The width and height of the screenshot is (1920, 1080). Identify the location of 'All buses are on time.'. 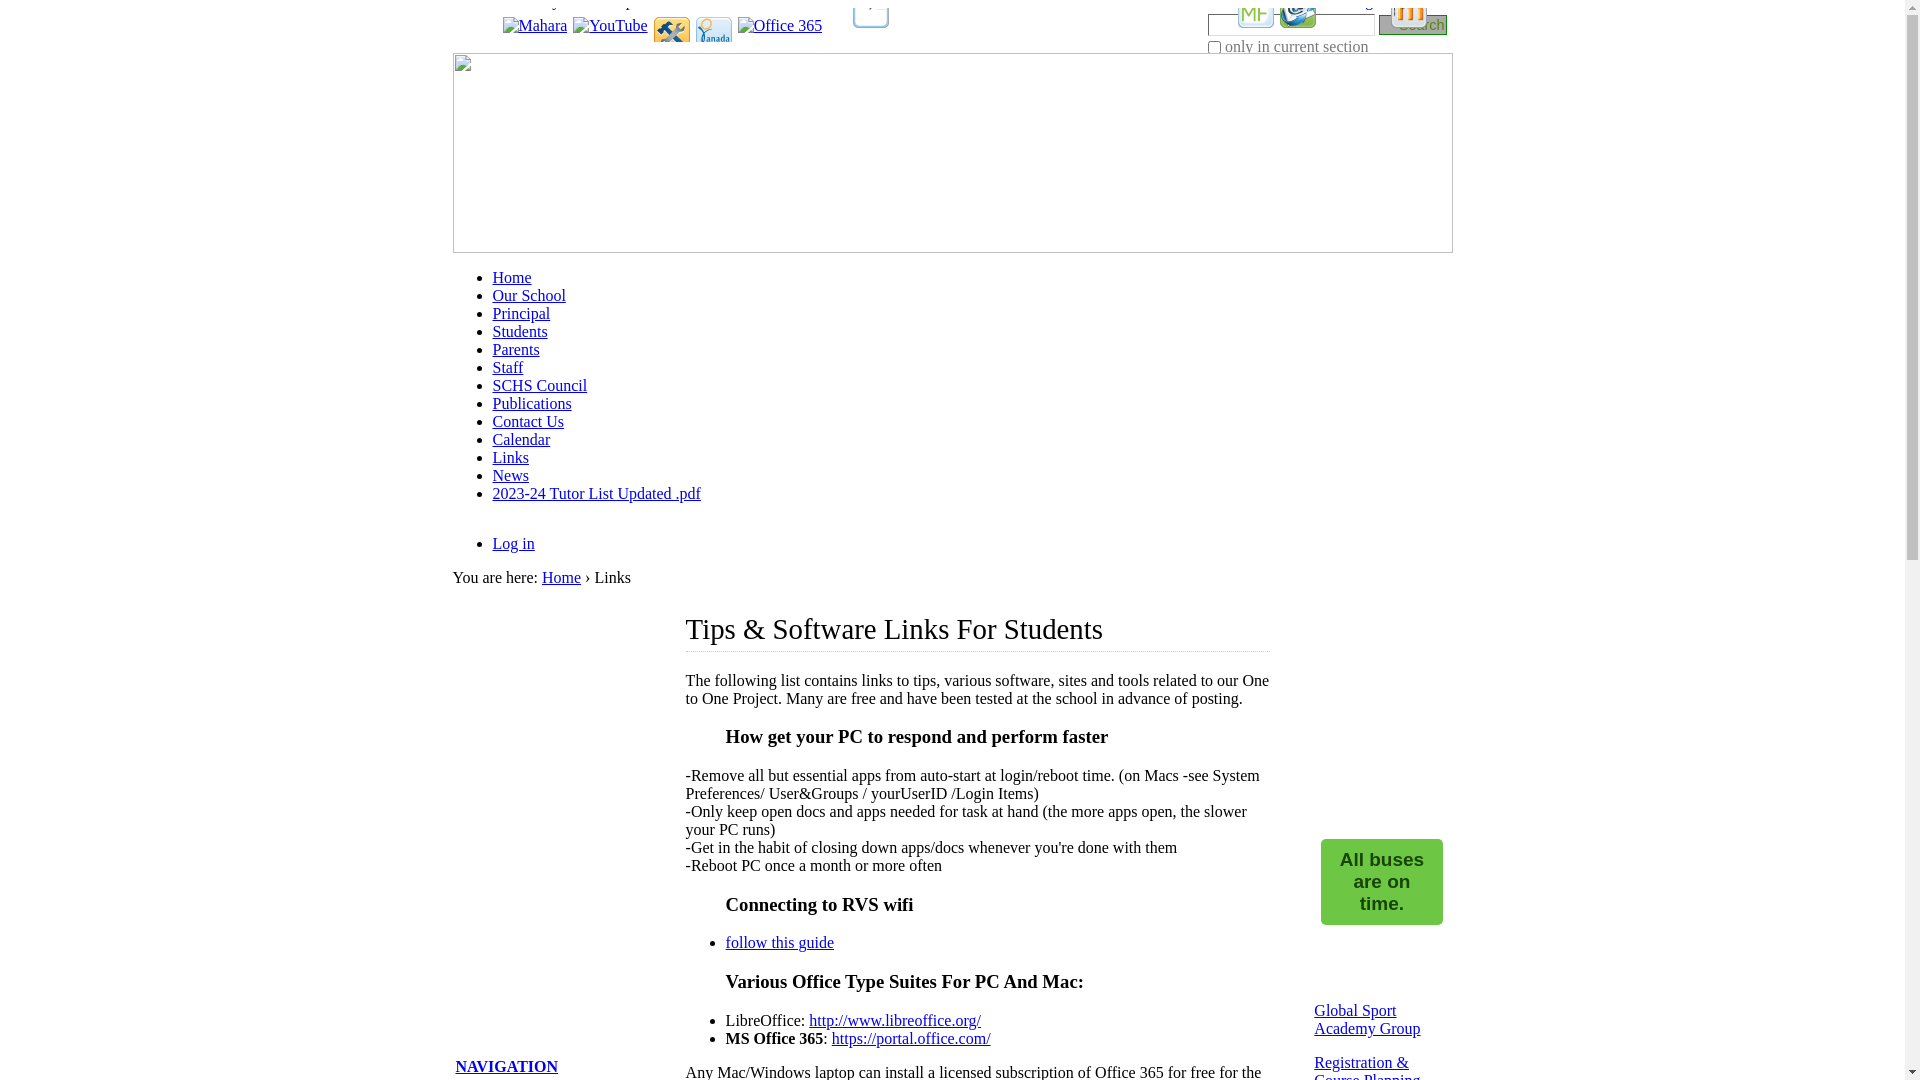
(1380, 881).